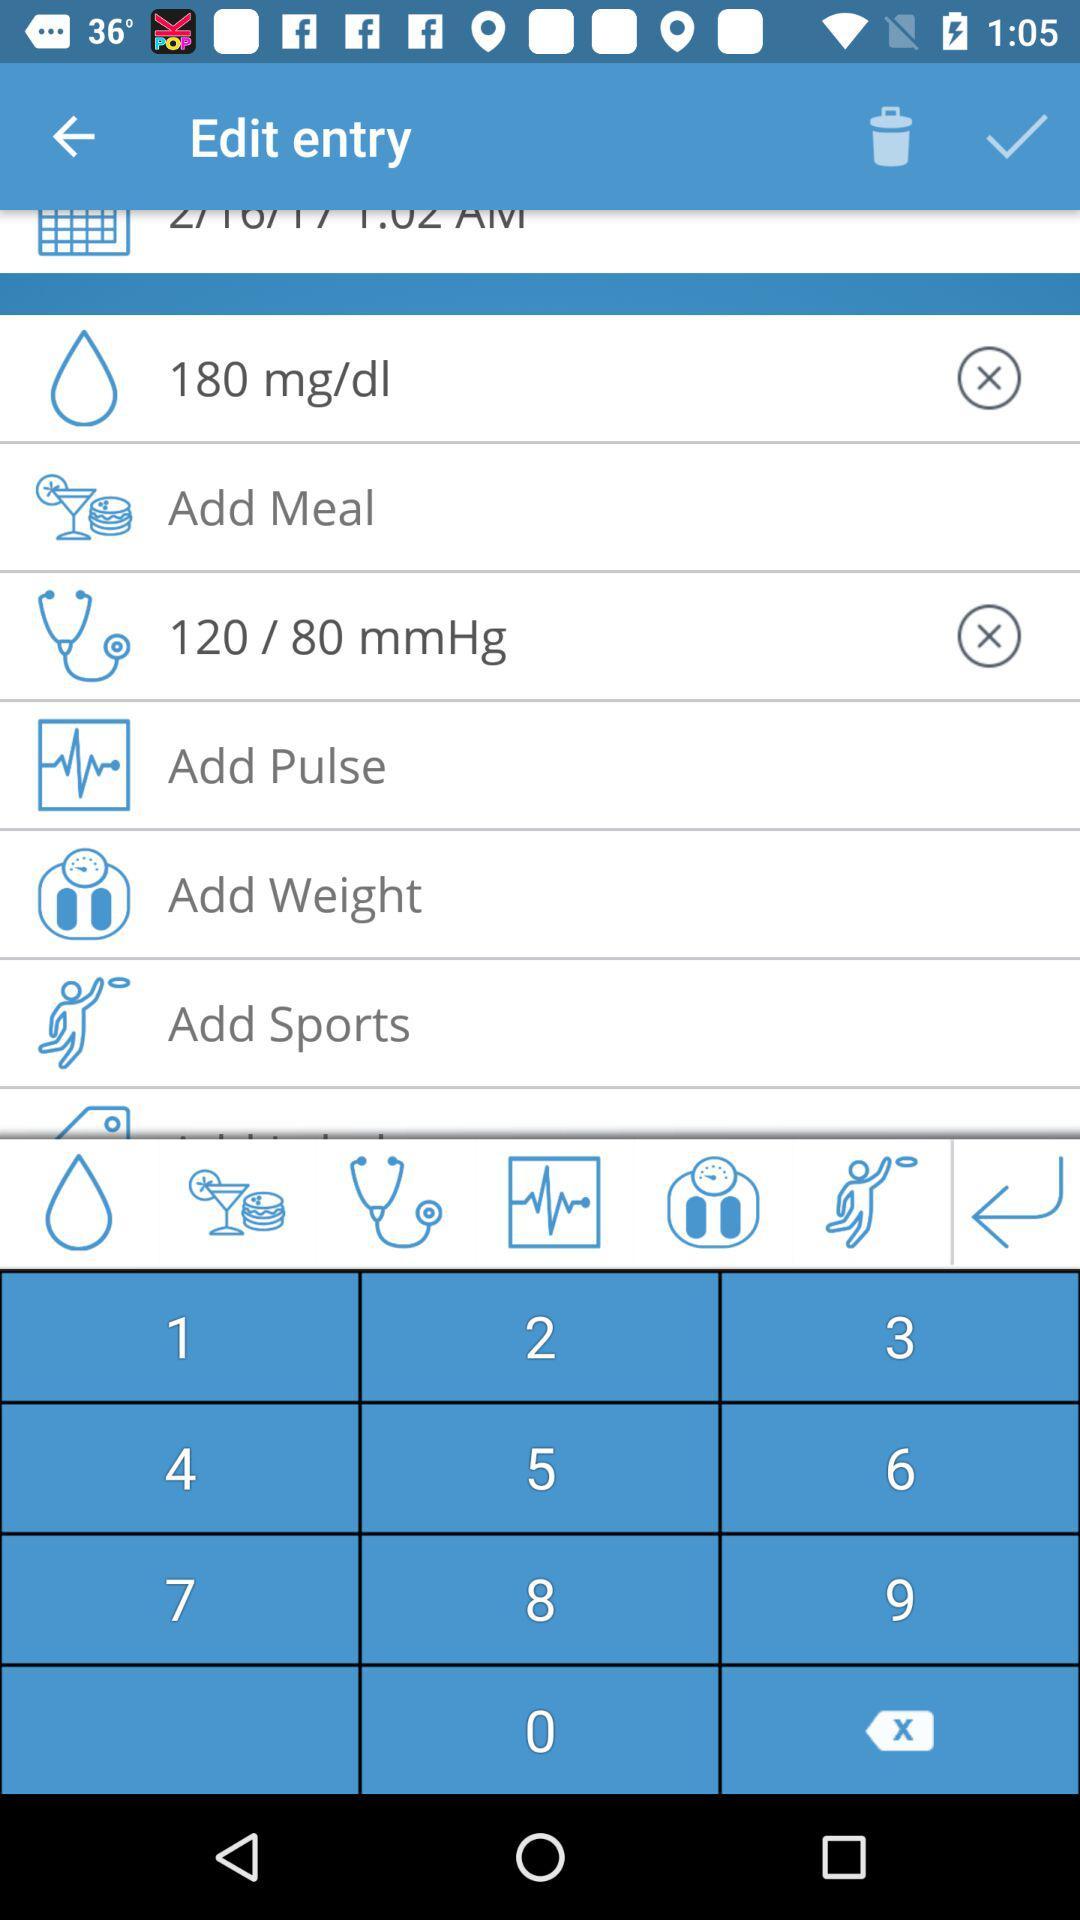 The width and height of the screenshot is (1080, 1920). Describe the element at coordinates (712, 1201) in the screenshot. I see `the gift icon` at that location.